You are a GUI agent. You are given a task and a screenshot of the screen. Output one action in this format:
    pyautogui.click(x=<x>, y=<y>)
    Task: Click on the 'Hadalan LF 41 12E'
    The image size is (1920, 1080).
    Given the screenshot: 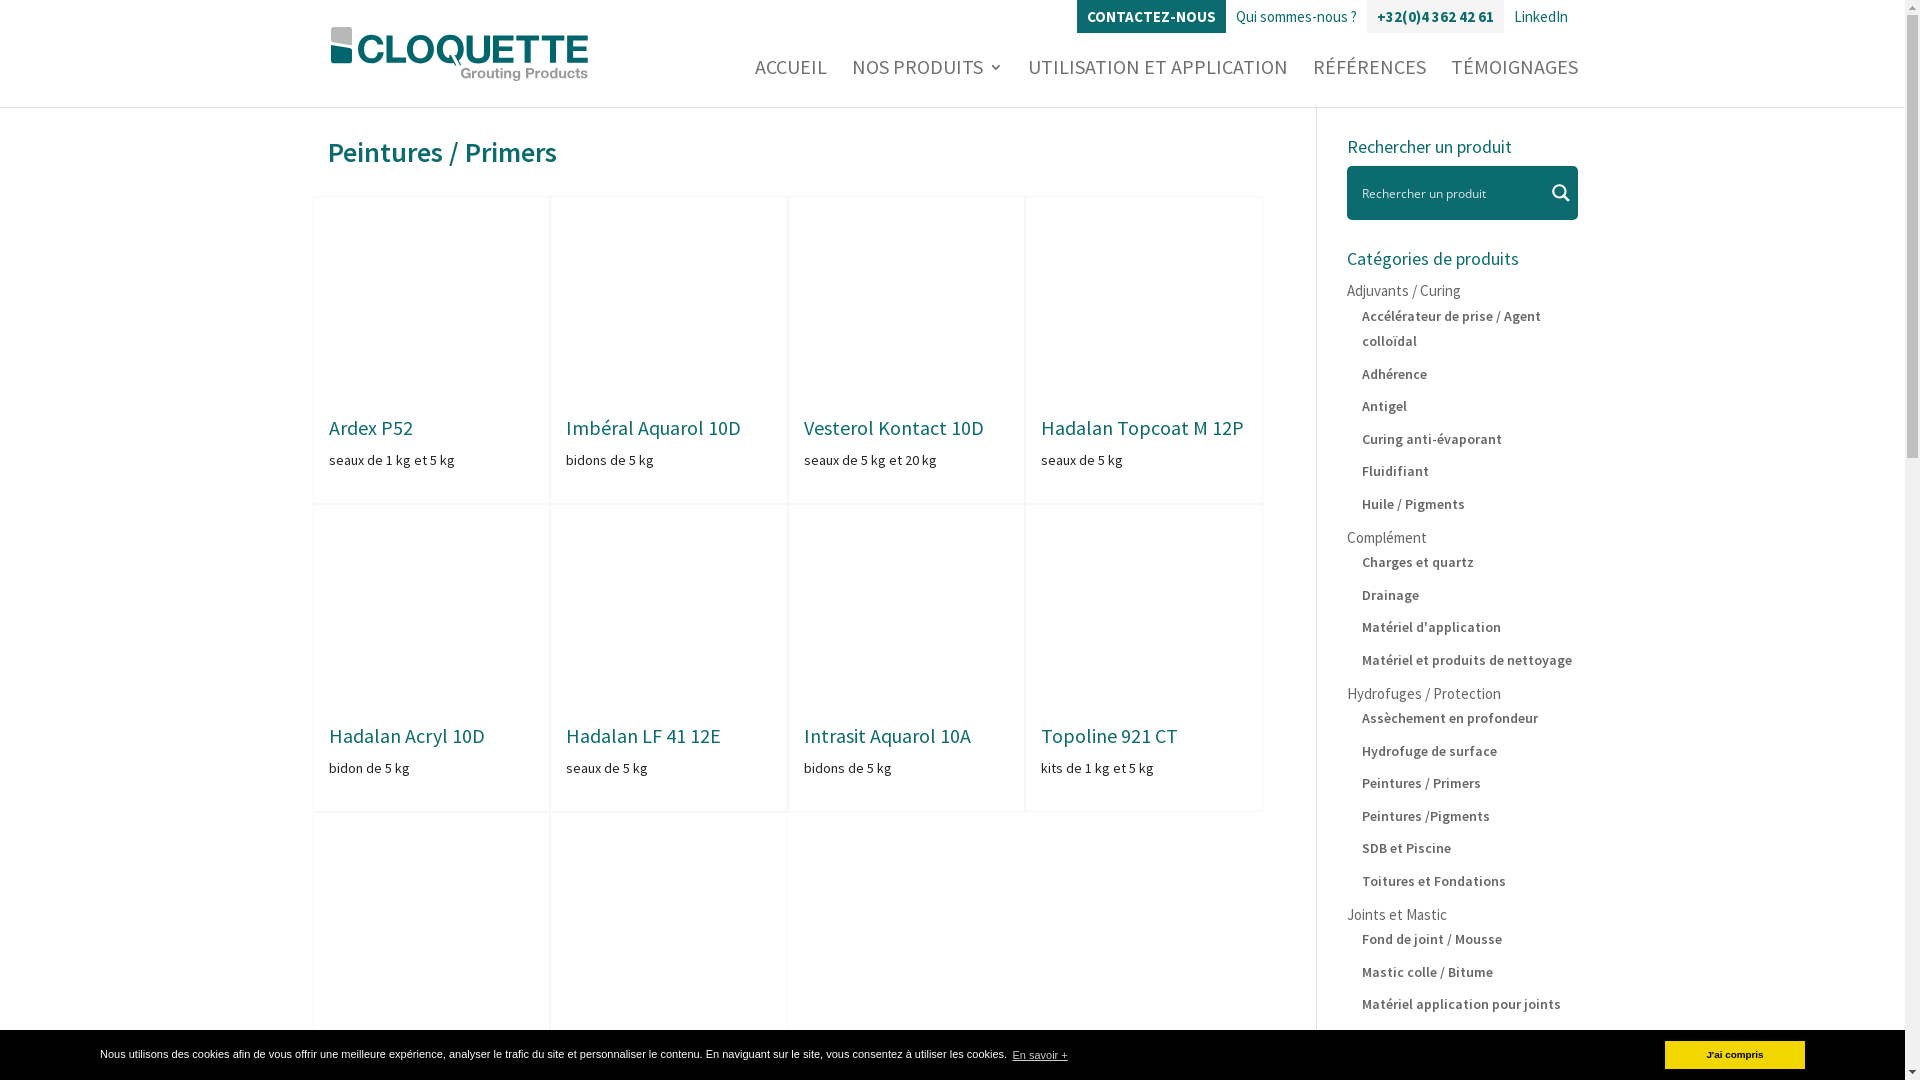 What is the action you would take?
    pyautogui.click(x=565, y=735)
    